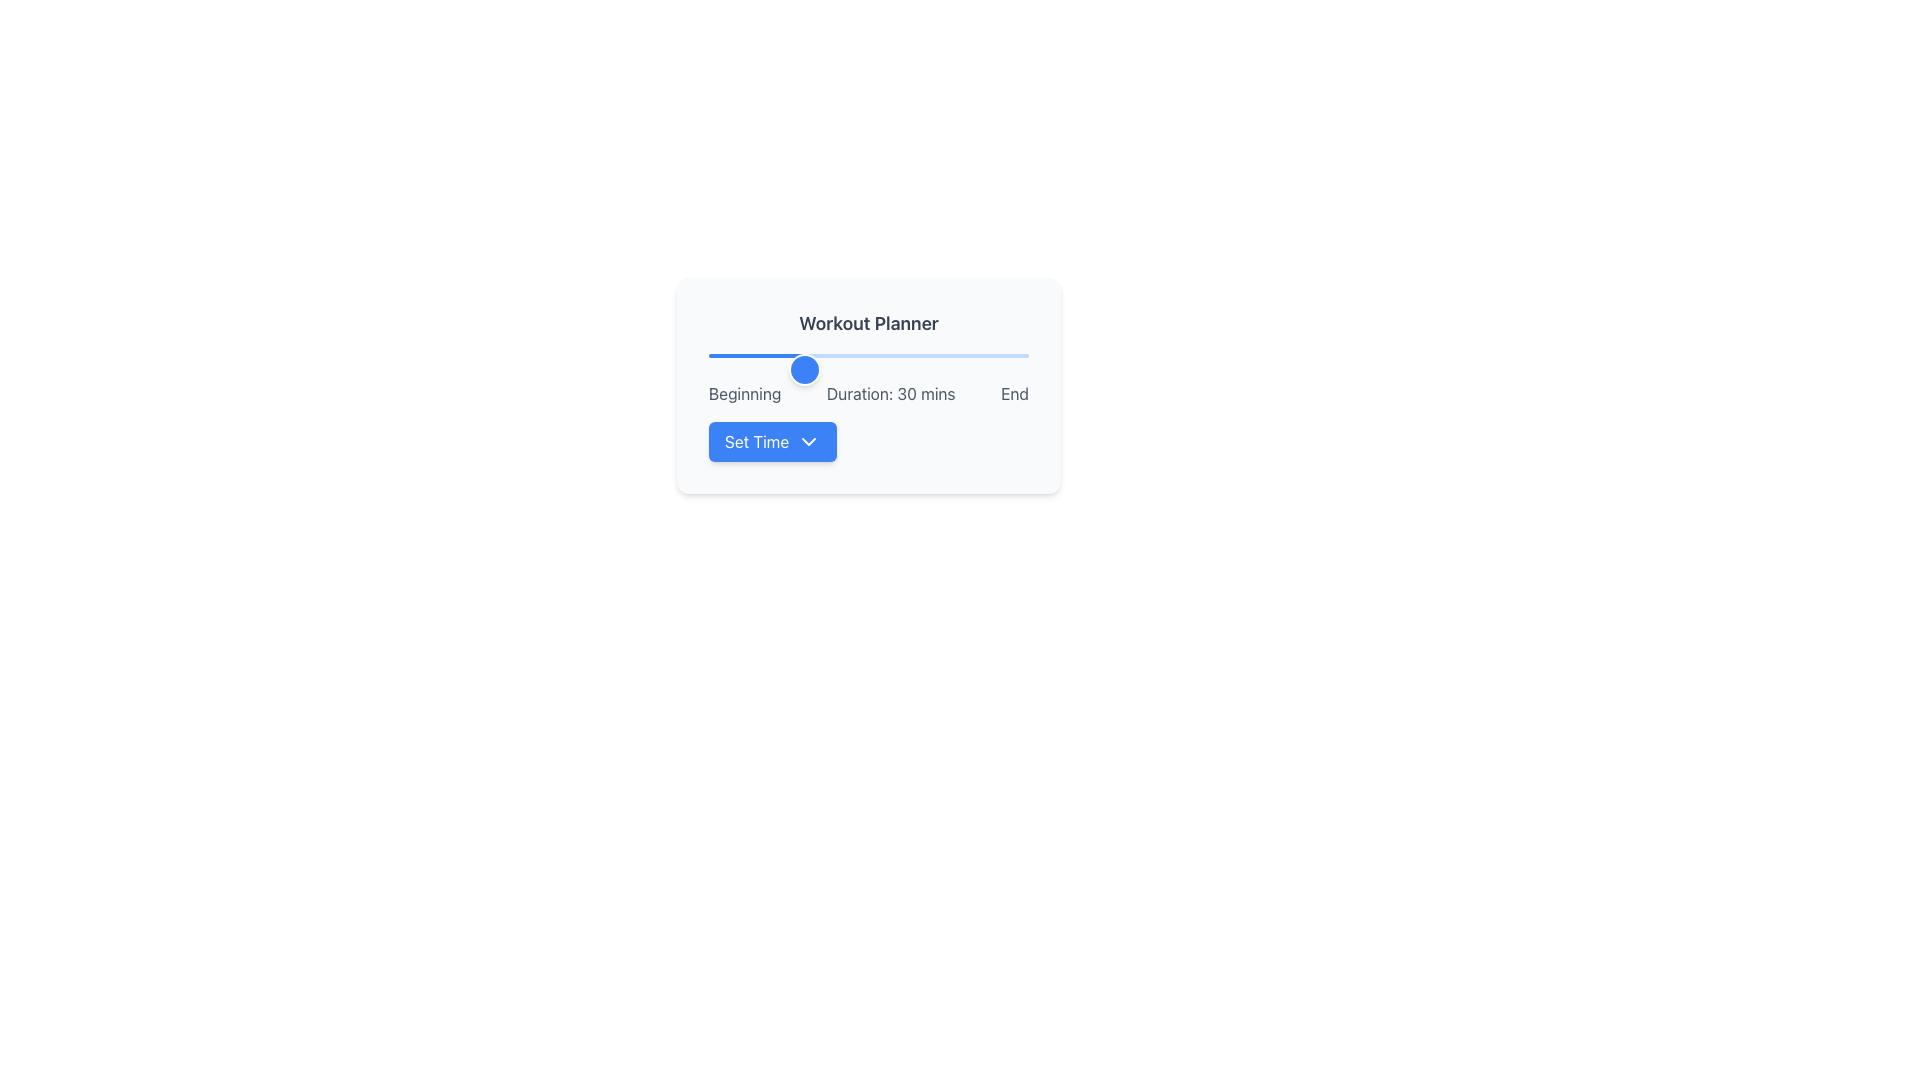  I want to click on the button with an integrated dropdown trigger located in the lower section of the 'Workout Planner' card layout, so click(771, 441).